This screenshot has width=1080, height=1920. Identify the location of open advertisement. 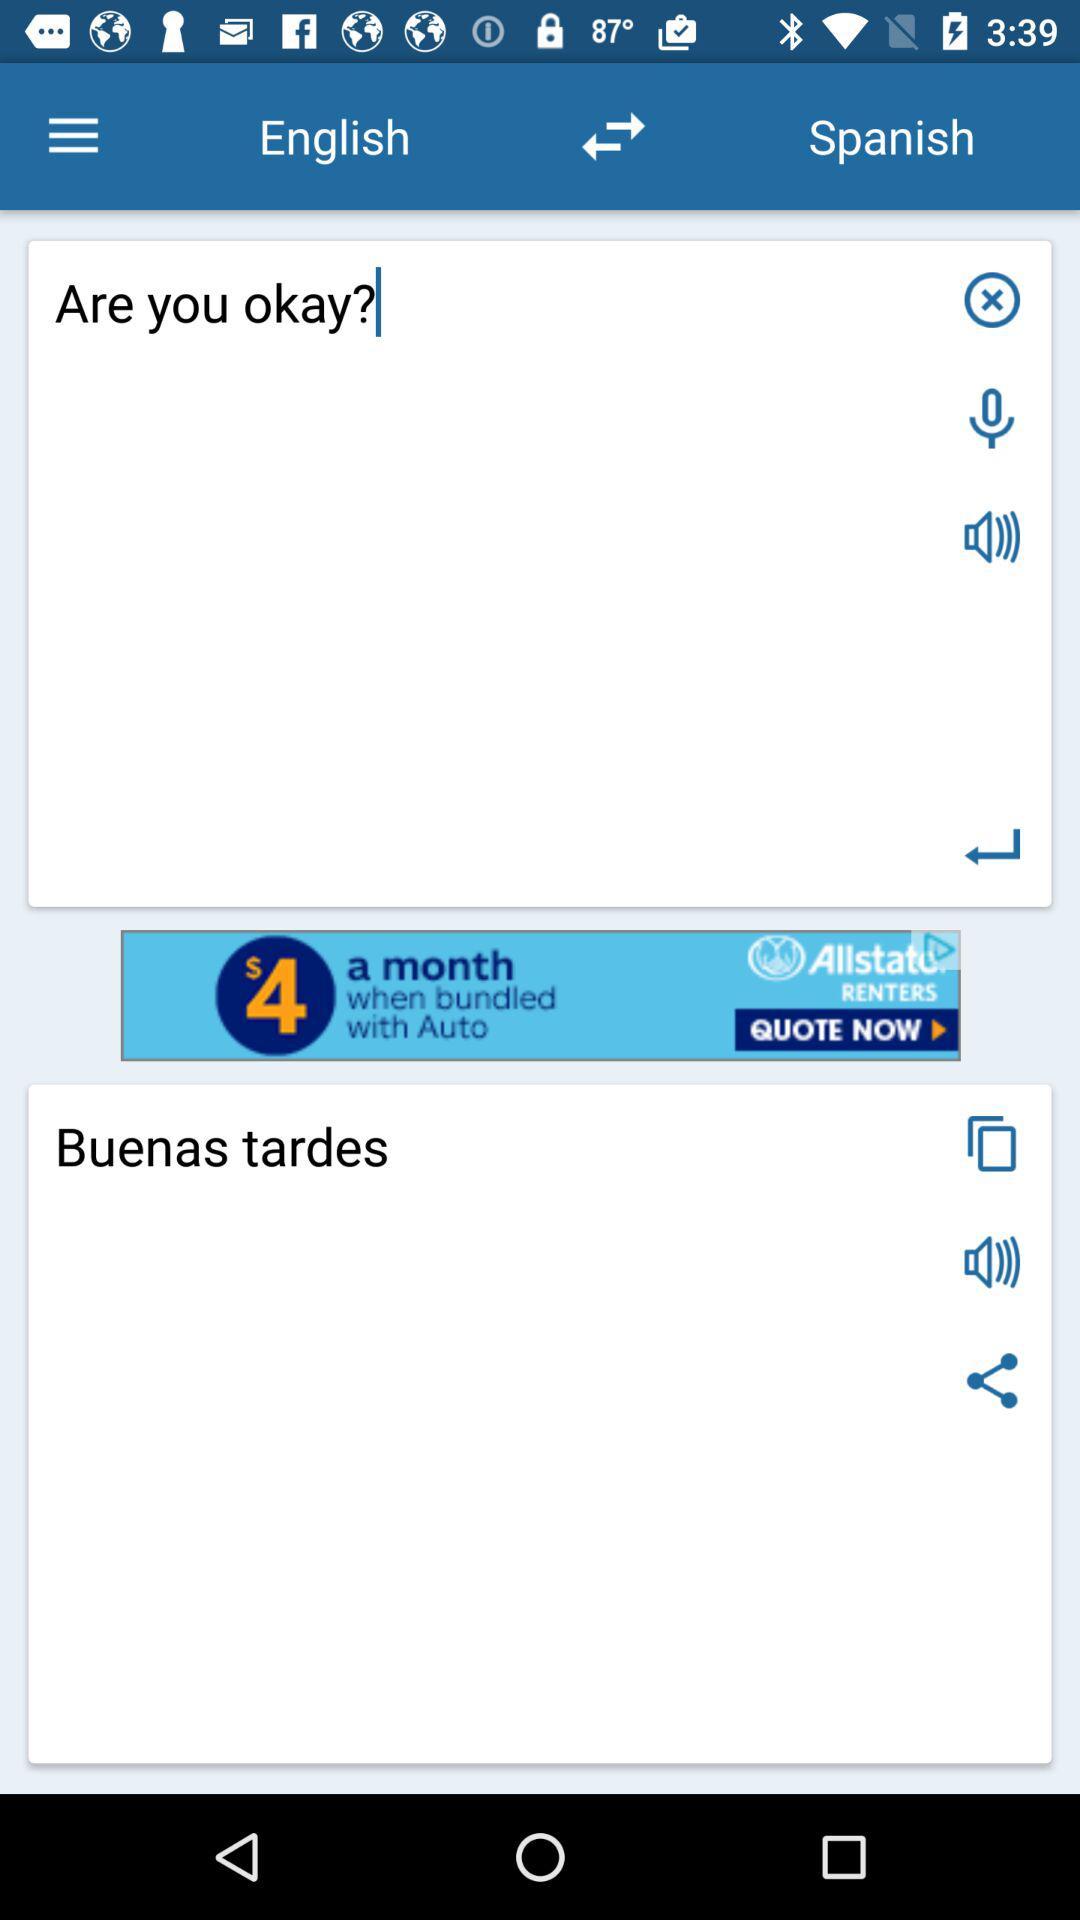
(540, 995).